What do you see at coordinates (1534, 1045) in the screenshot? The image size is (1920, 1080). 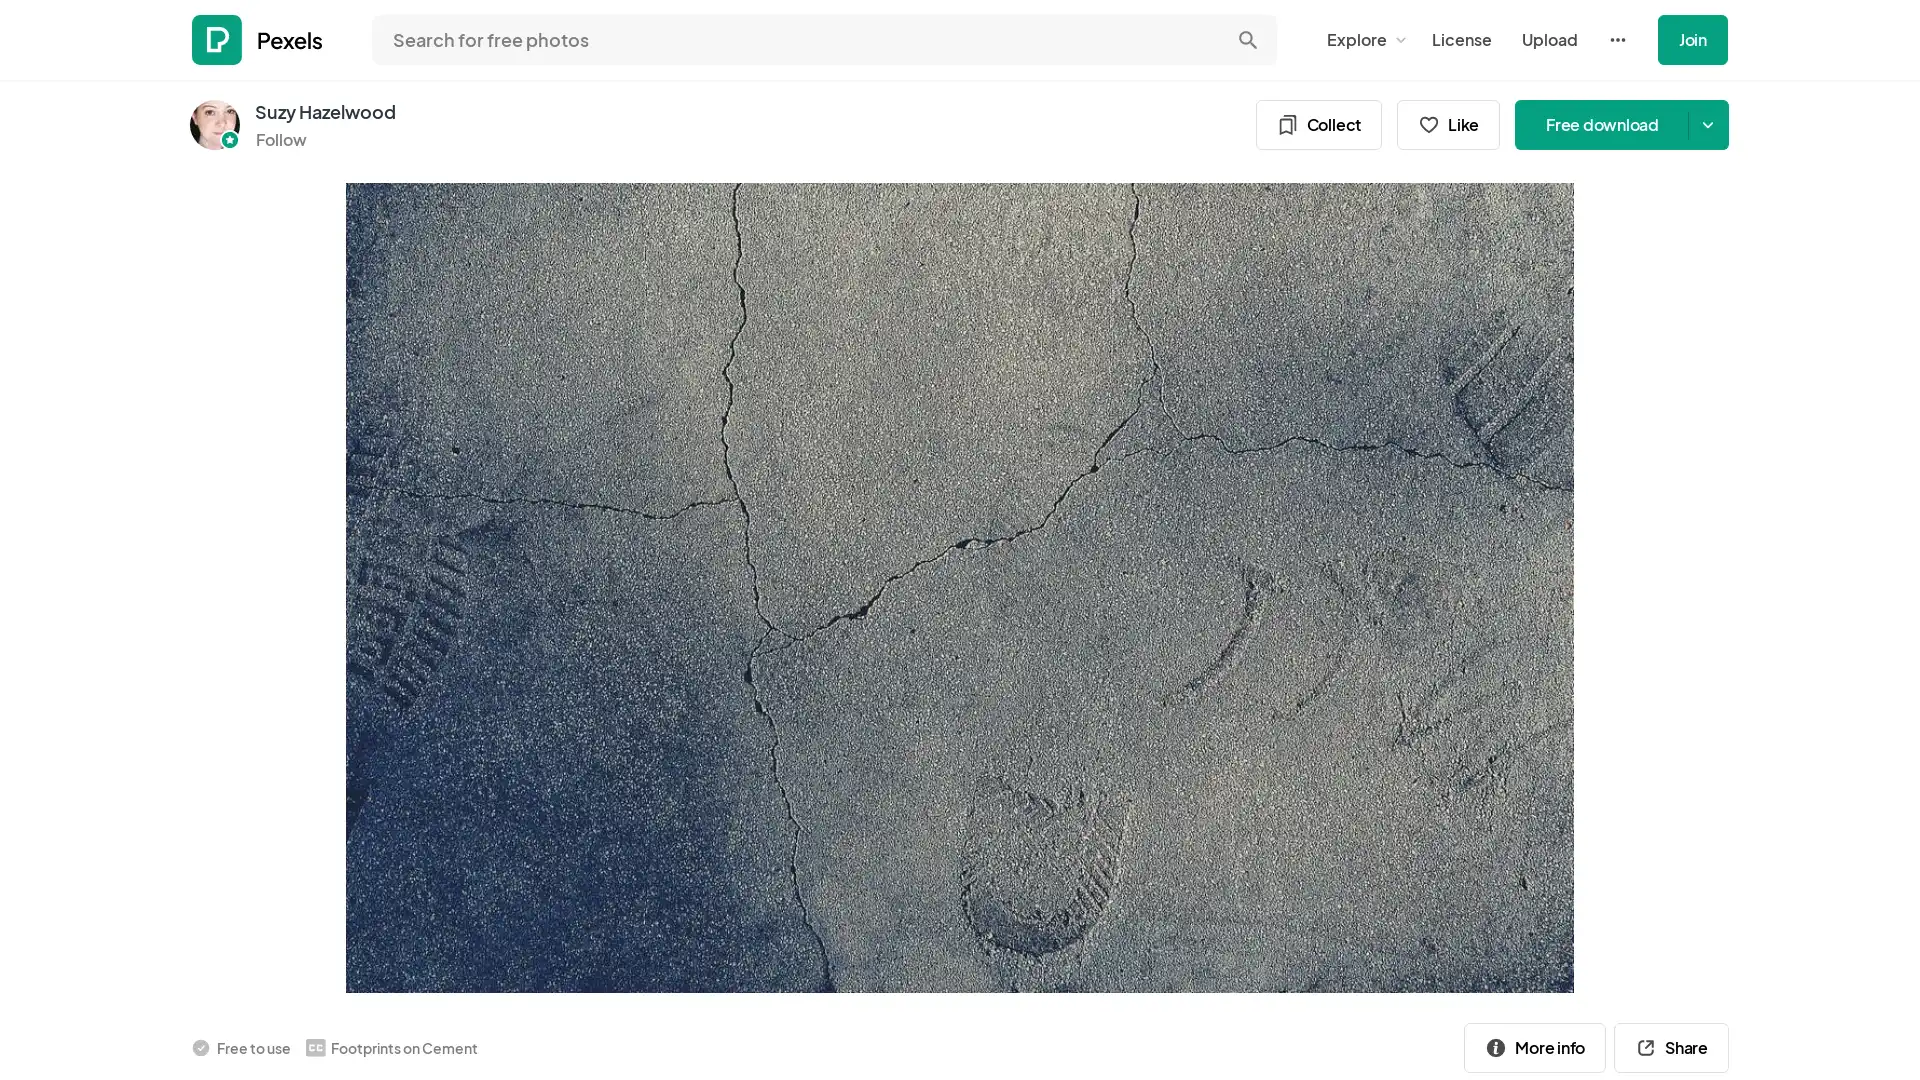 I see `More info` at bounding box center [1534, 1045].